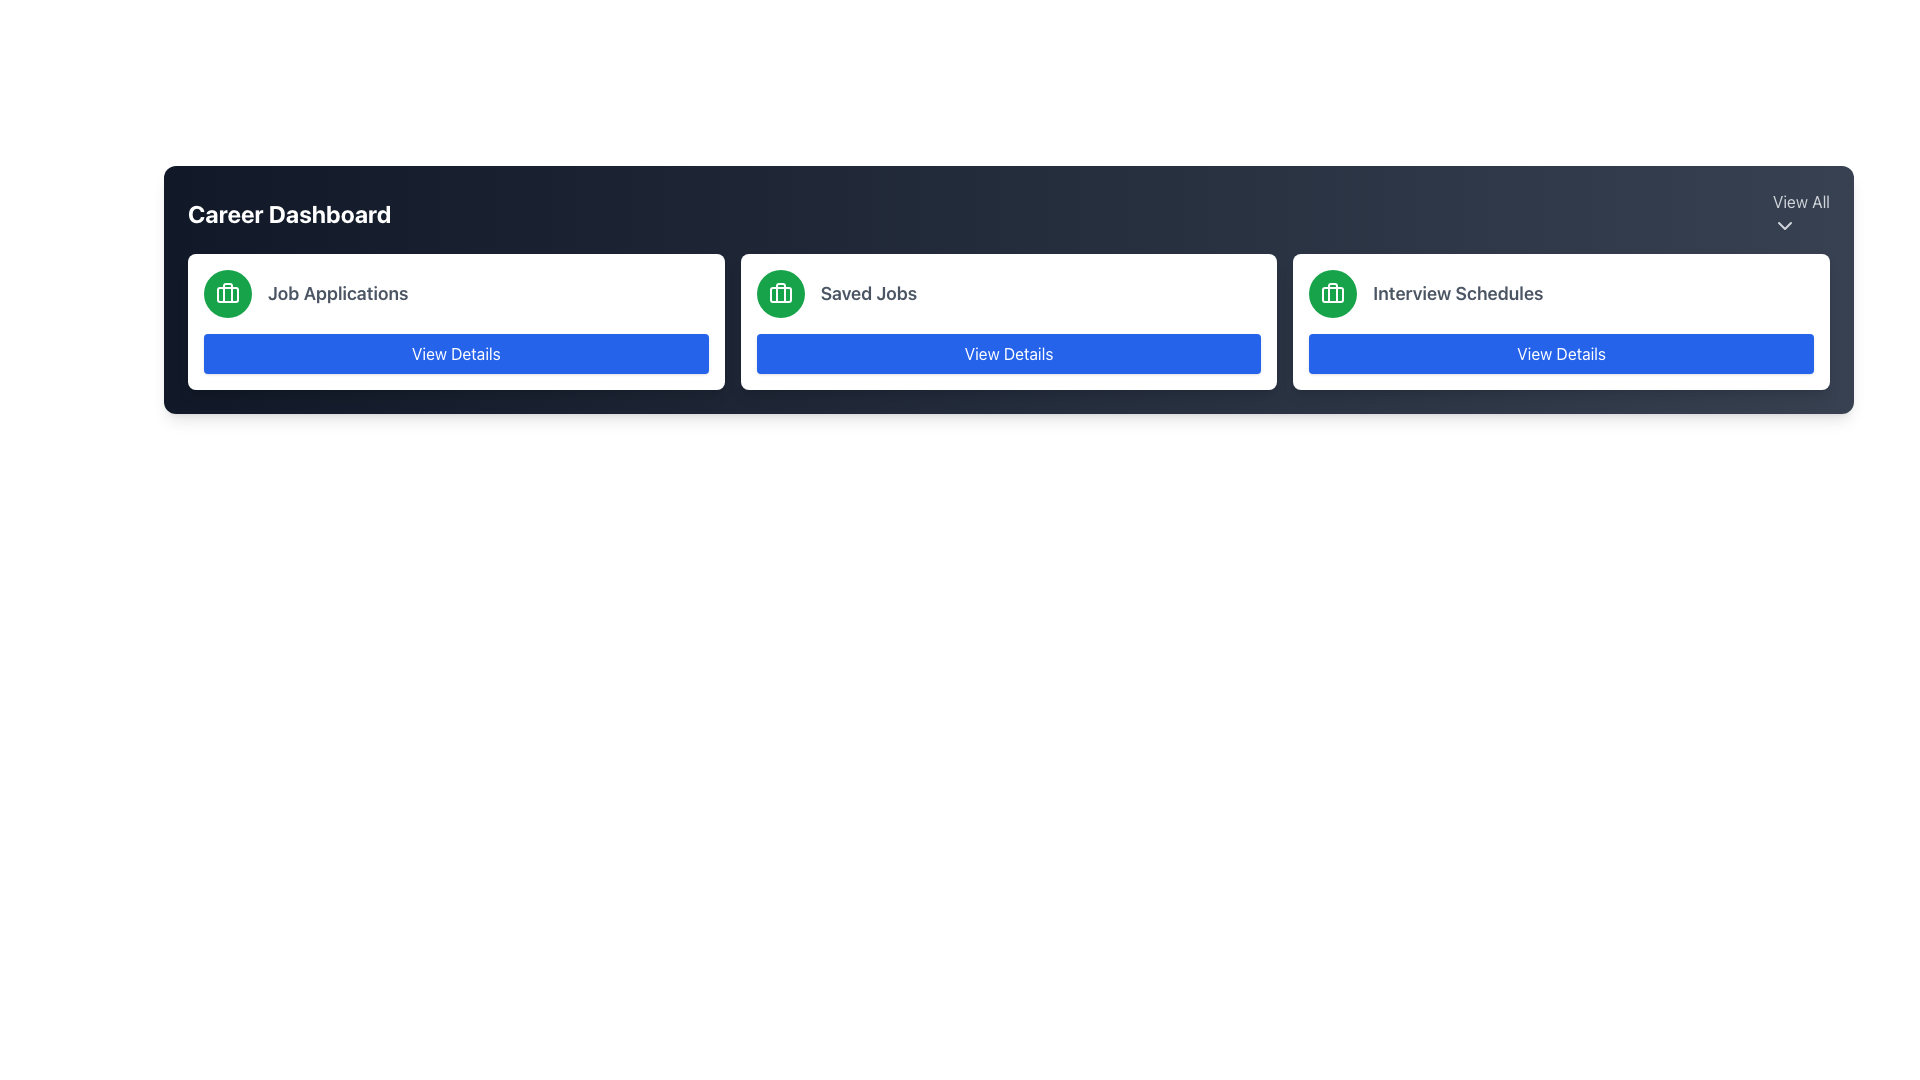 This screenshot has width=1920, height=1080. Describe the element at coordinates (1560, 353) in the screenshot. I see `the button located at the bottom of the 'Interview Schedules' card` at that location.